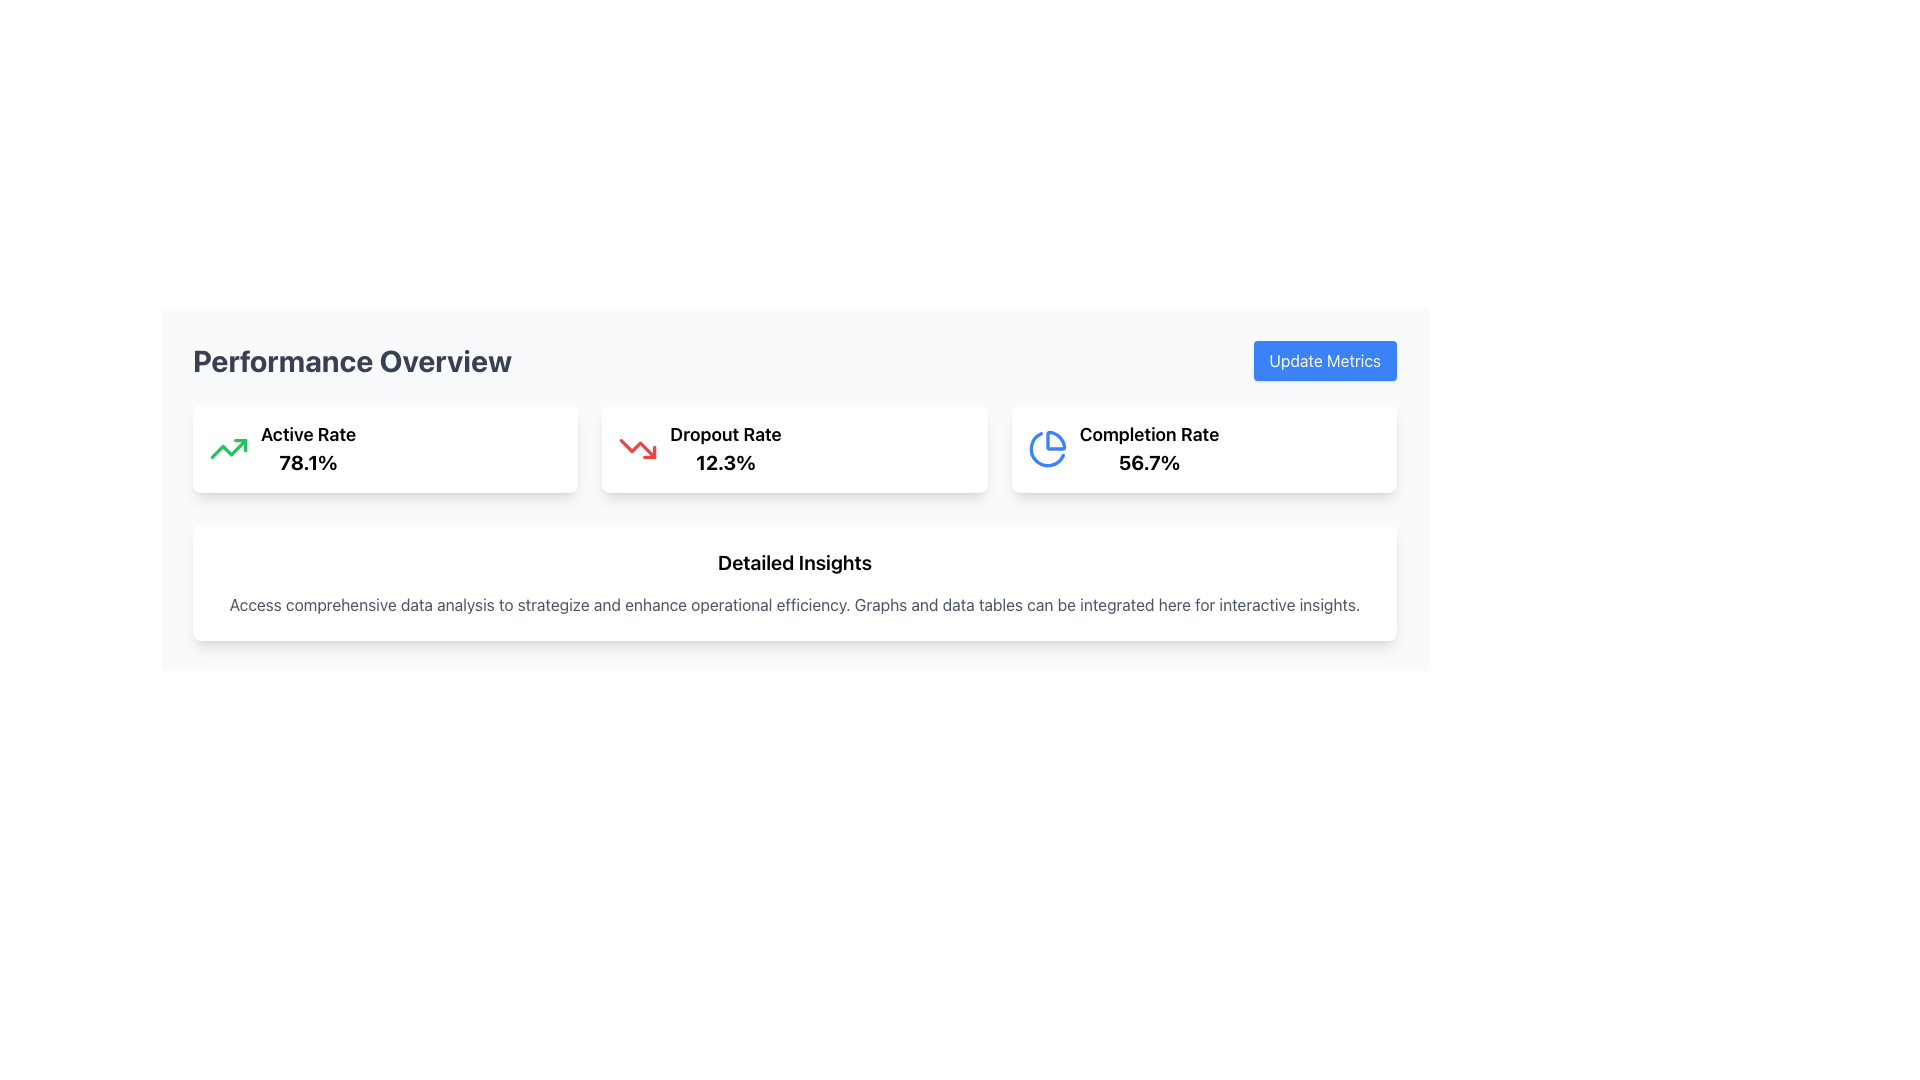  What do you see at coordinates (385, 447) in the screenshot?
I see `the 'Active Rate' Metric Card located in the top-left corner of the dashboard, which visually represents the Active Rate metric and its percentage value` at bounding box center [385, 447].